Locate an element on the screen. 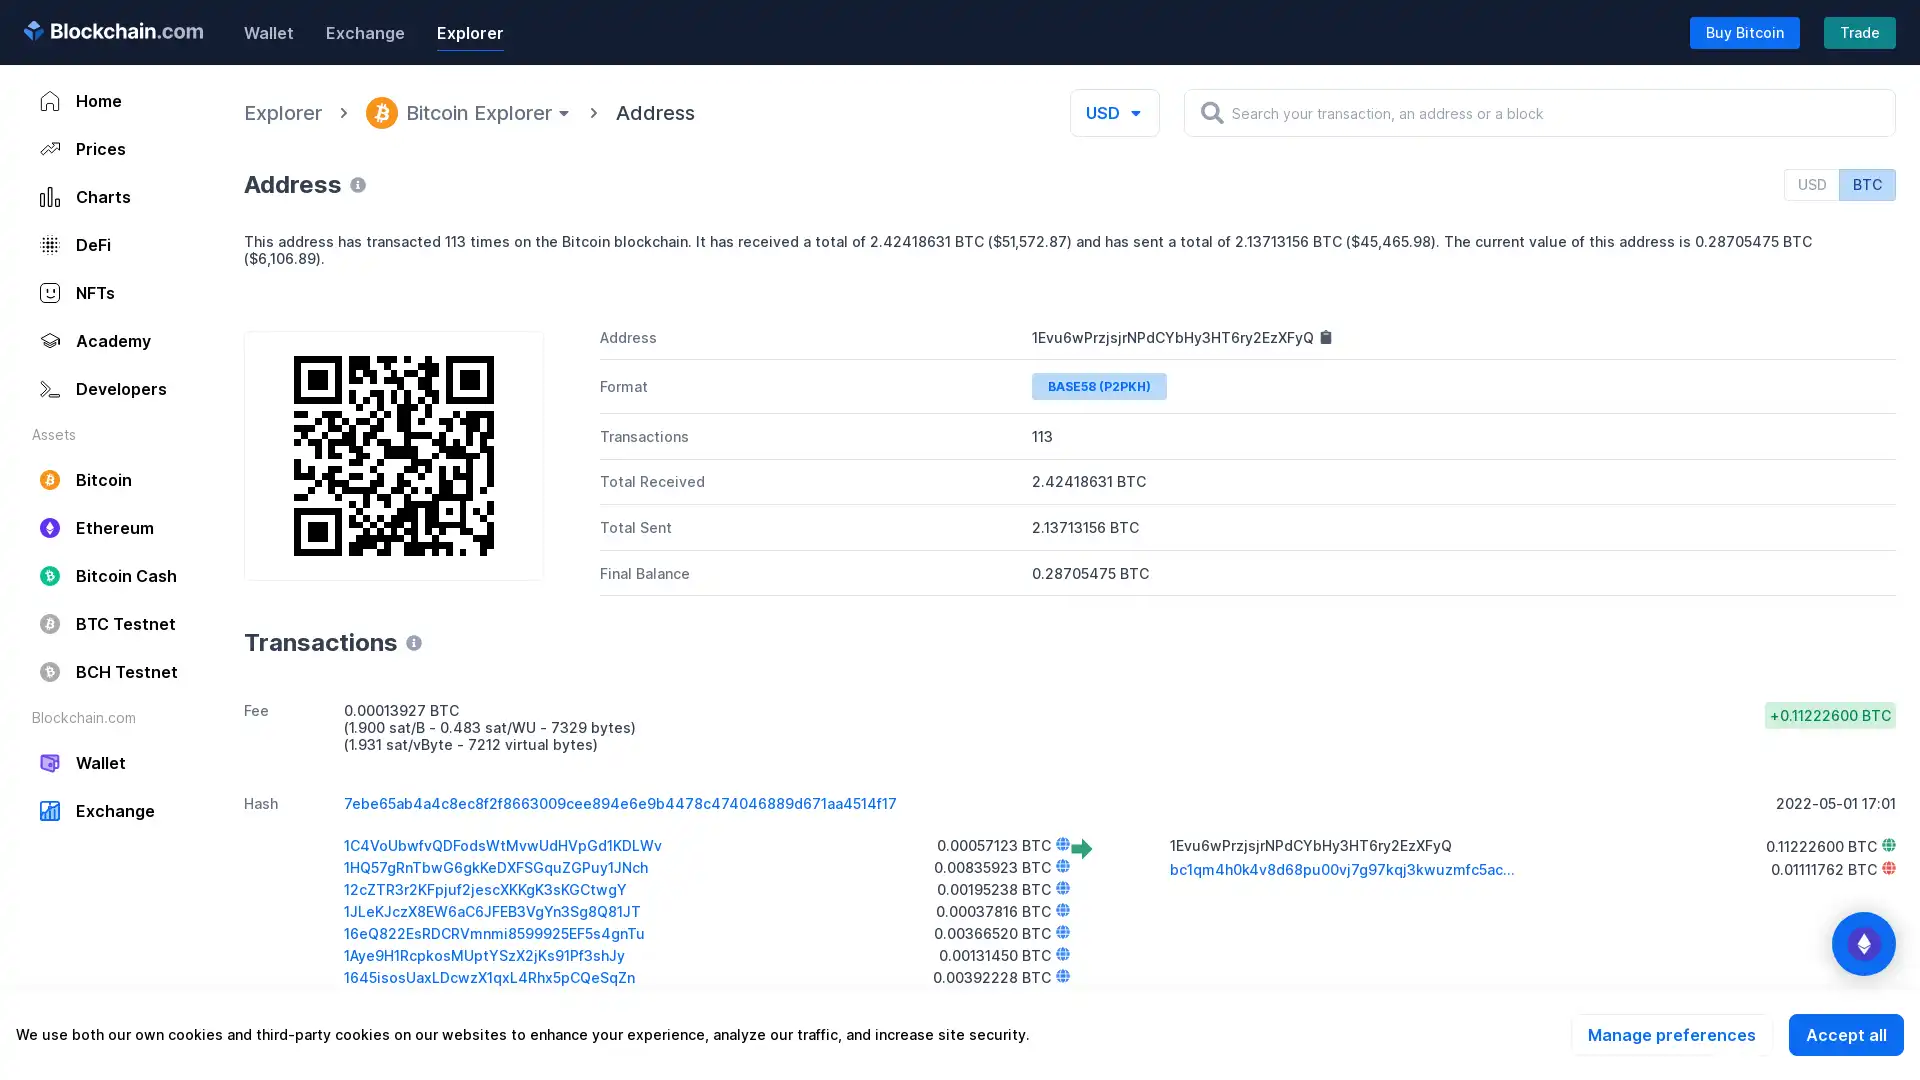  Trade is located at coordinates (1859, 31).